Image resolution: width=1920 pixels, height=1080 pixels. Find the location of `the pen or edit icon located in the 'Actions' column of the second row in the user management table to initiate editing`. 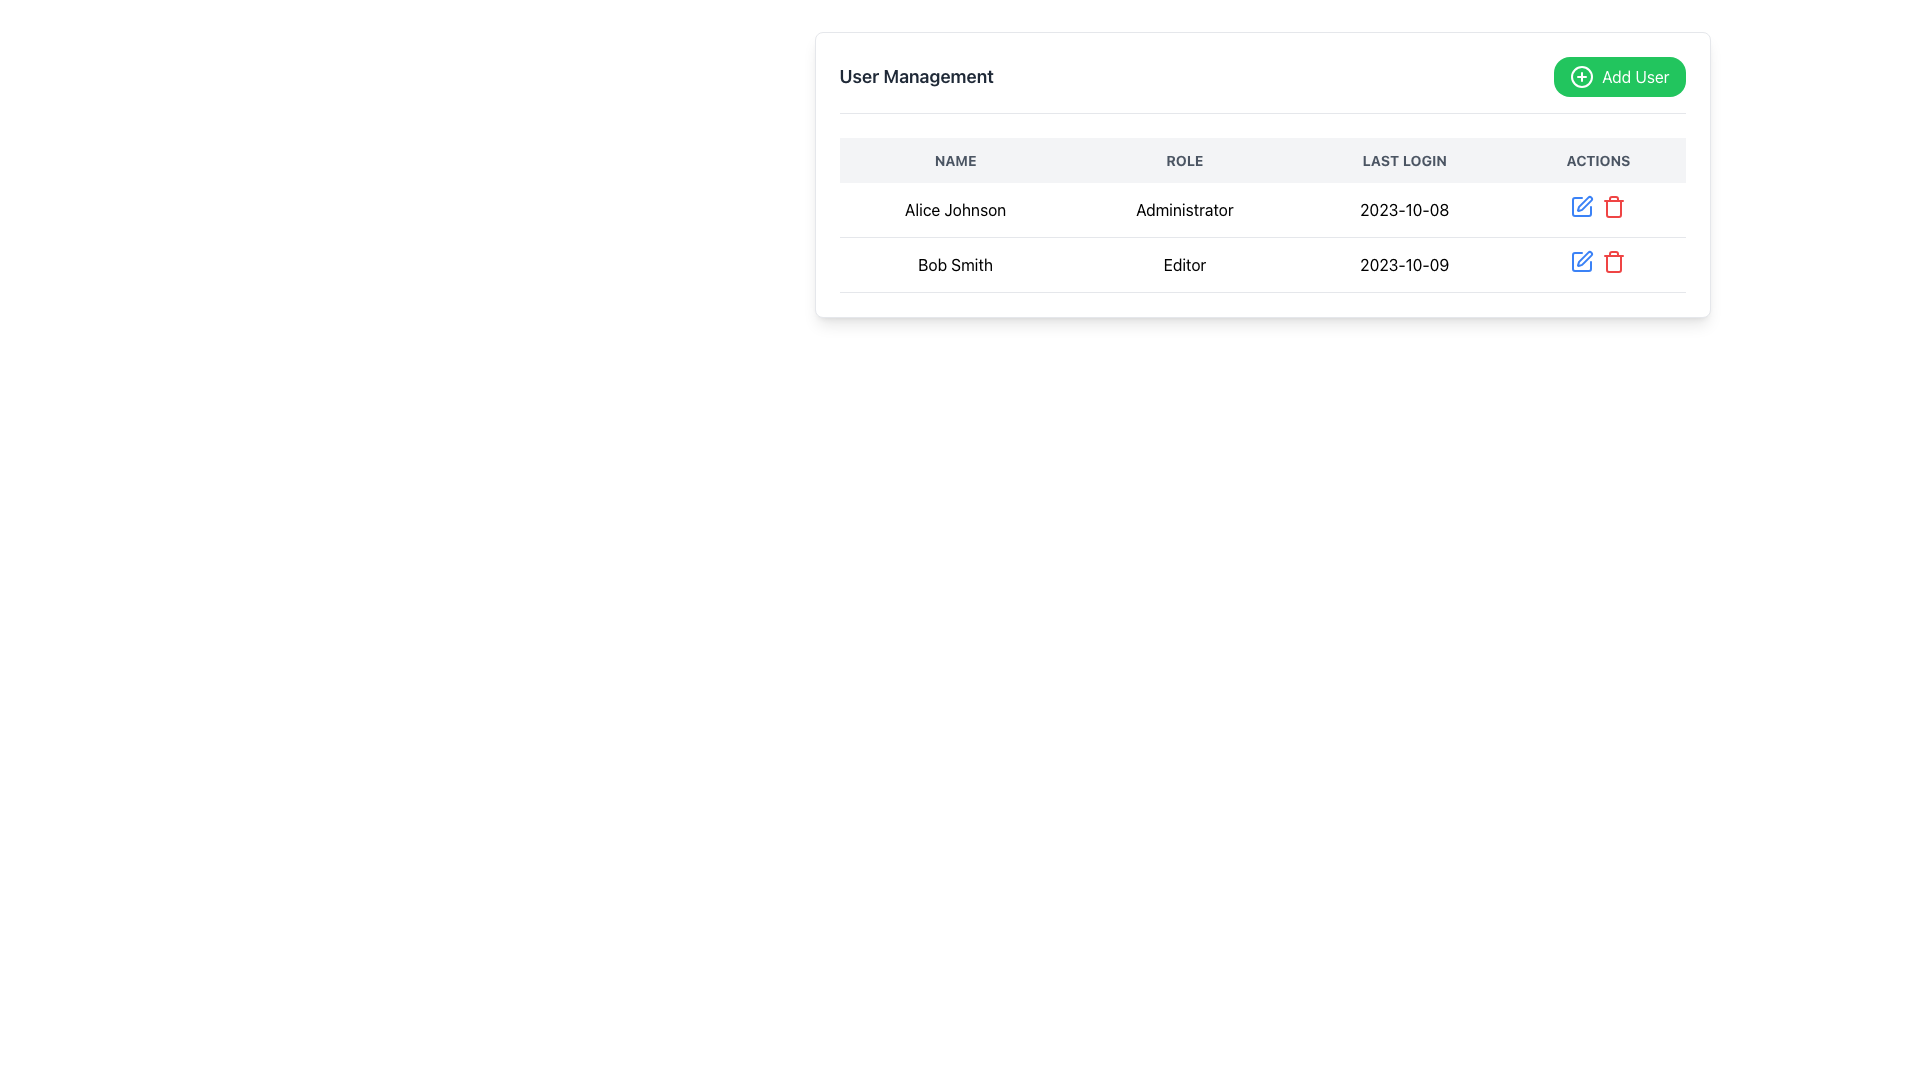

the pen or edit icon located in the 'Actions' column of the second row in the user management table to initiate editing is located at coordinates (1584, 204).